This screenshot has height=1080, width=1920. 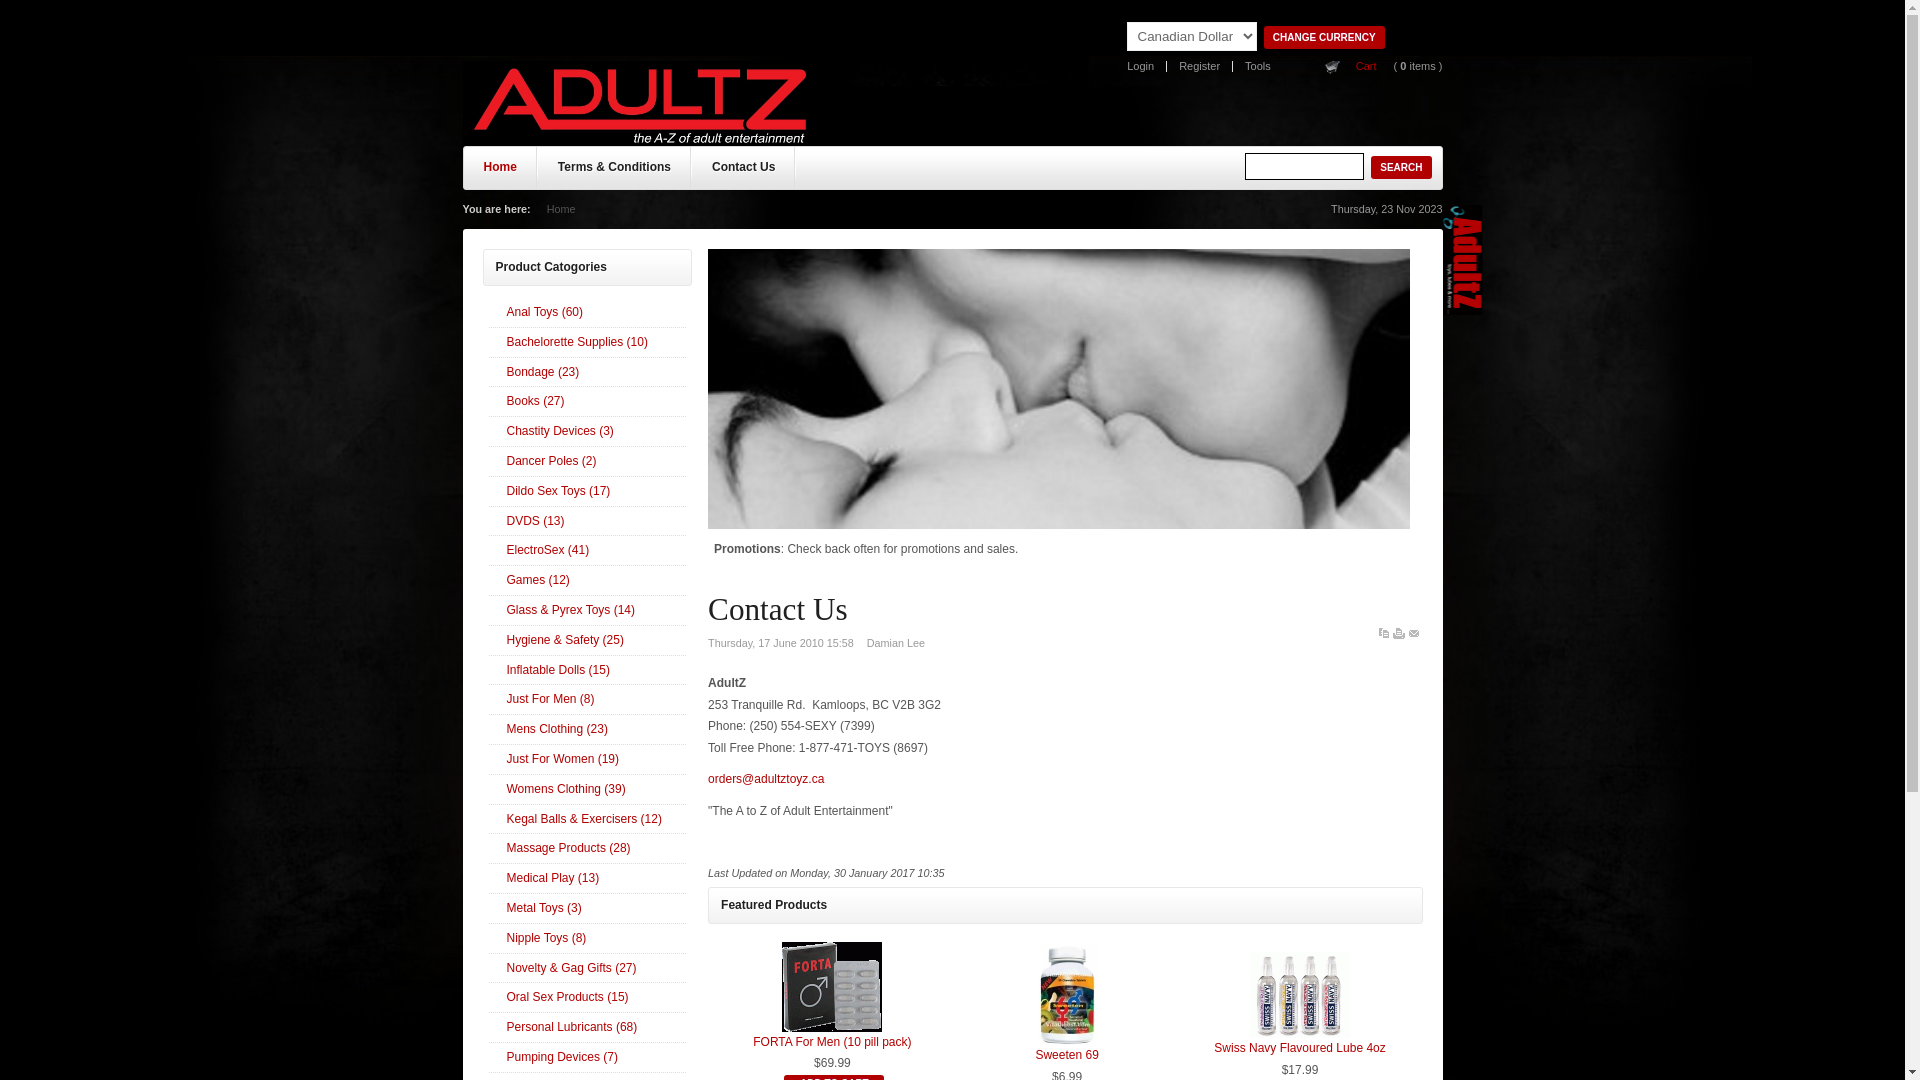 What do you see at coordinates (585, 759) in the screenshot?
I see `'Just For Women (19)'` at bounding box center [585, 759].